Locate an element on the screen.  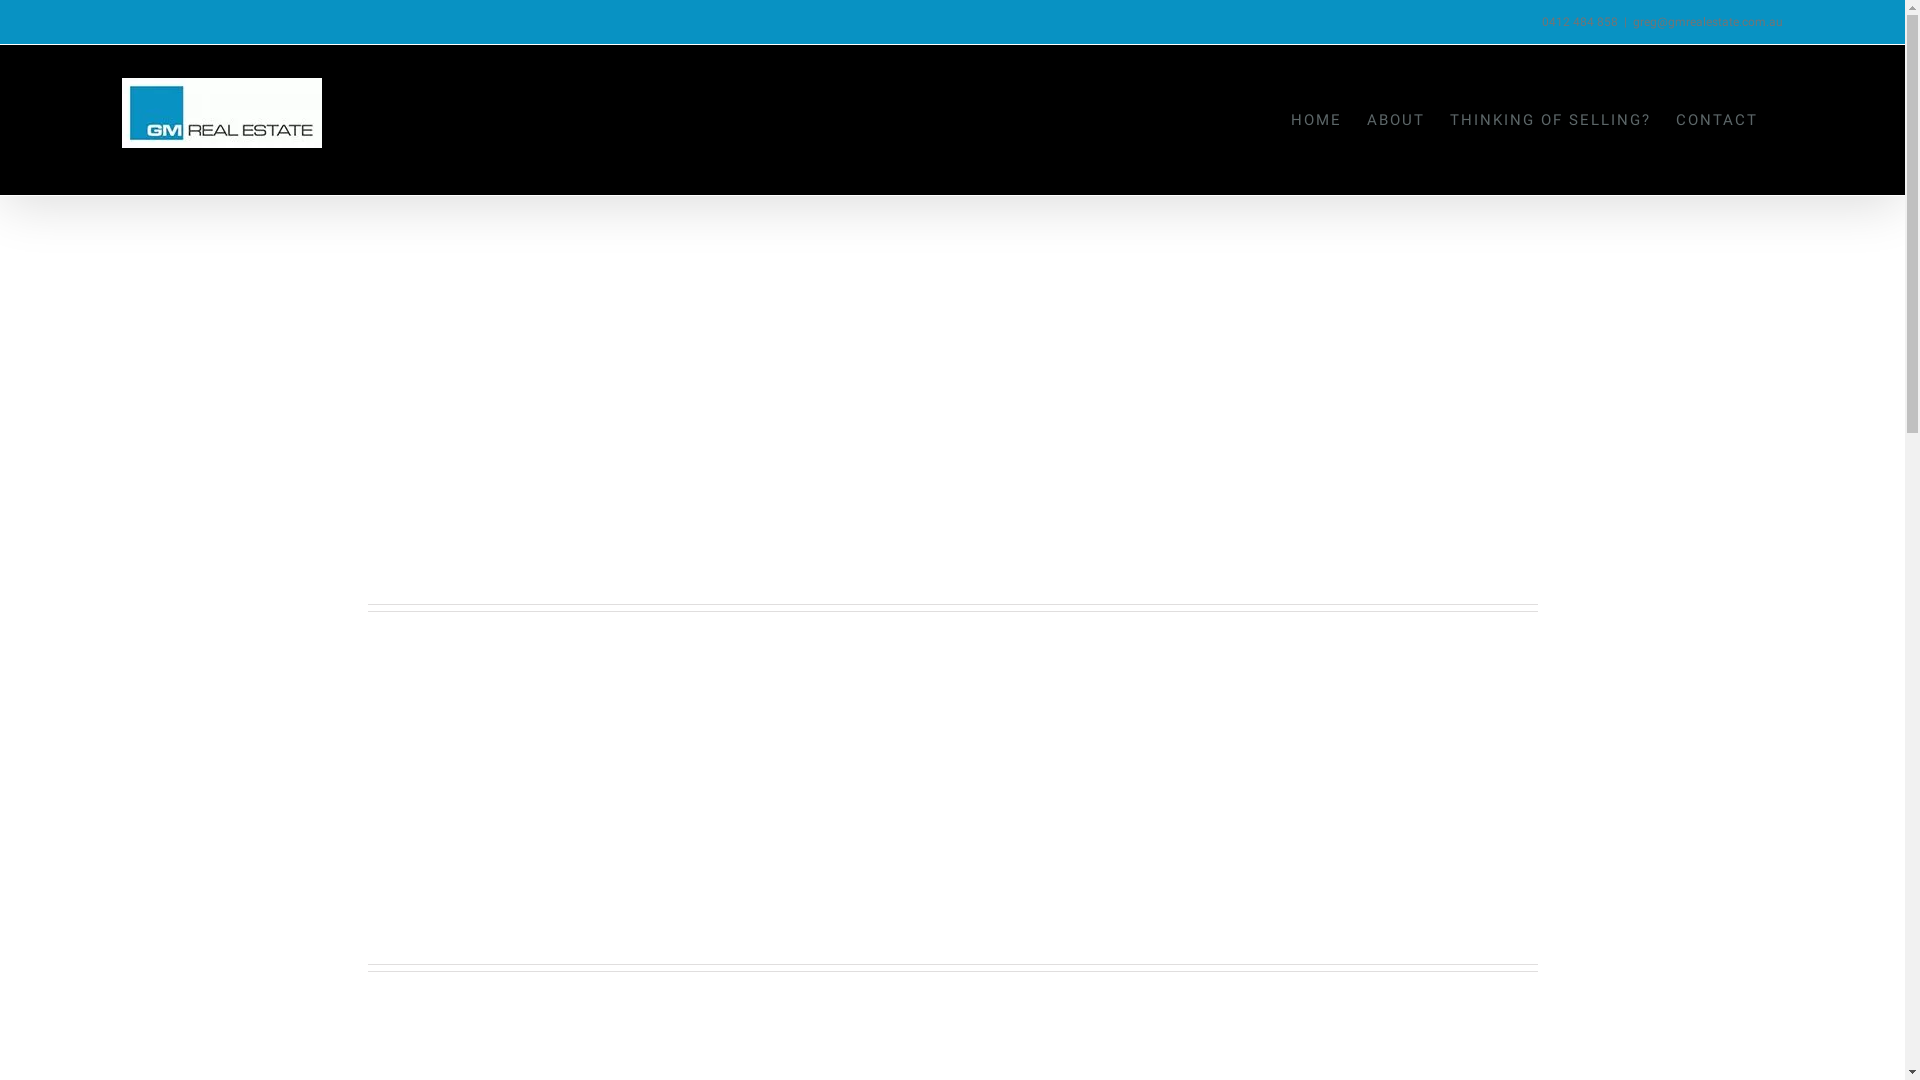
'ABOUT' is located at coordinates (1395, 119).